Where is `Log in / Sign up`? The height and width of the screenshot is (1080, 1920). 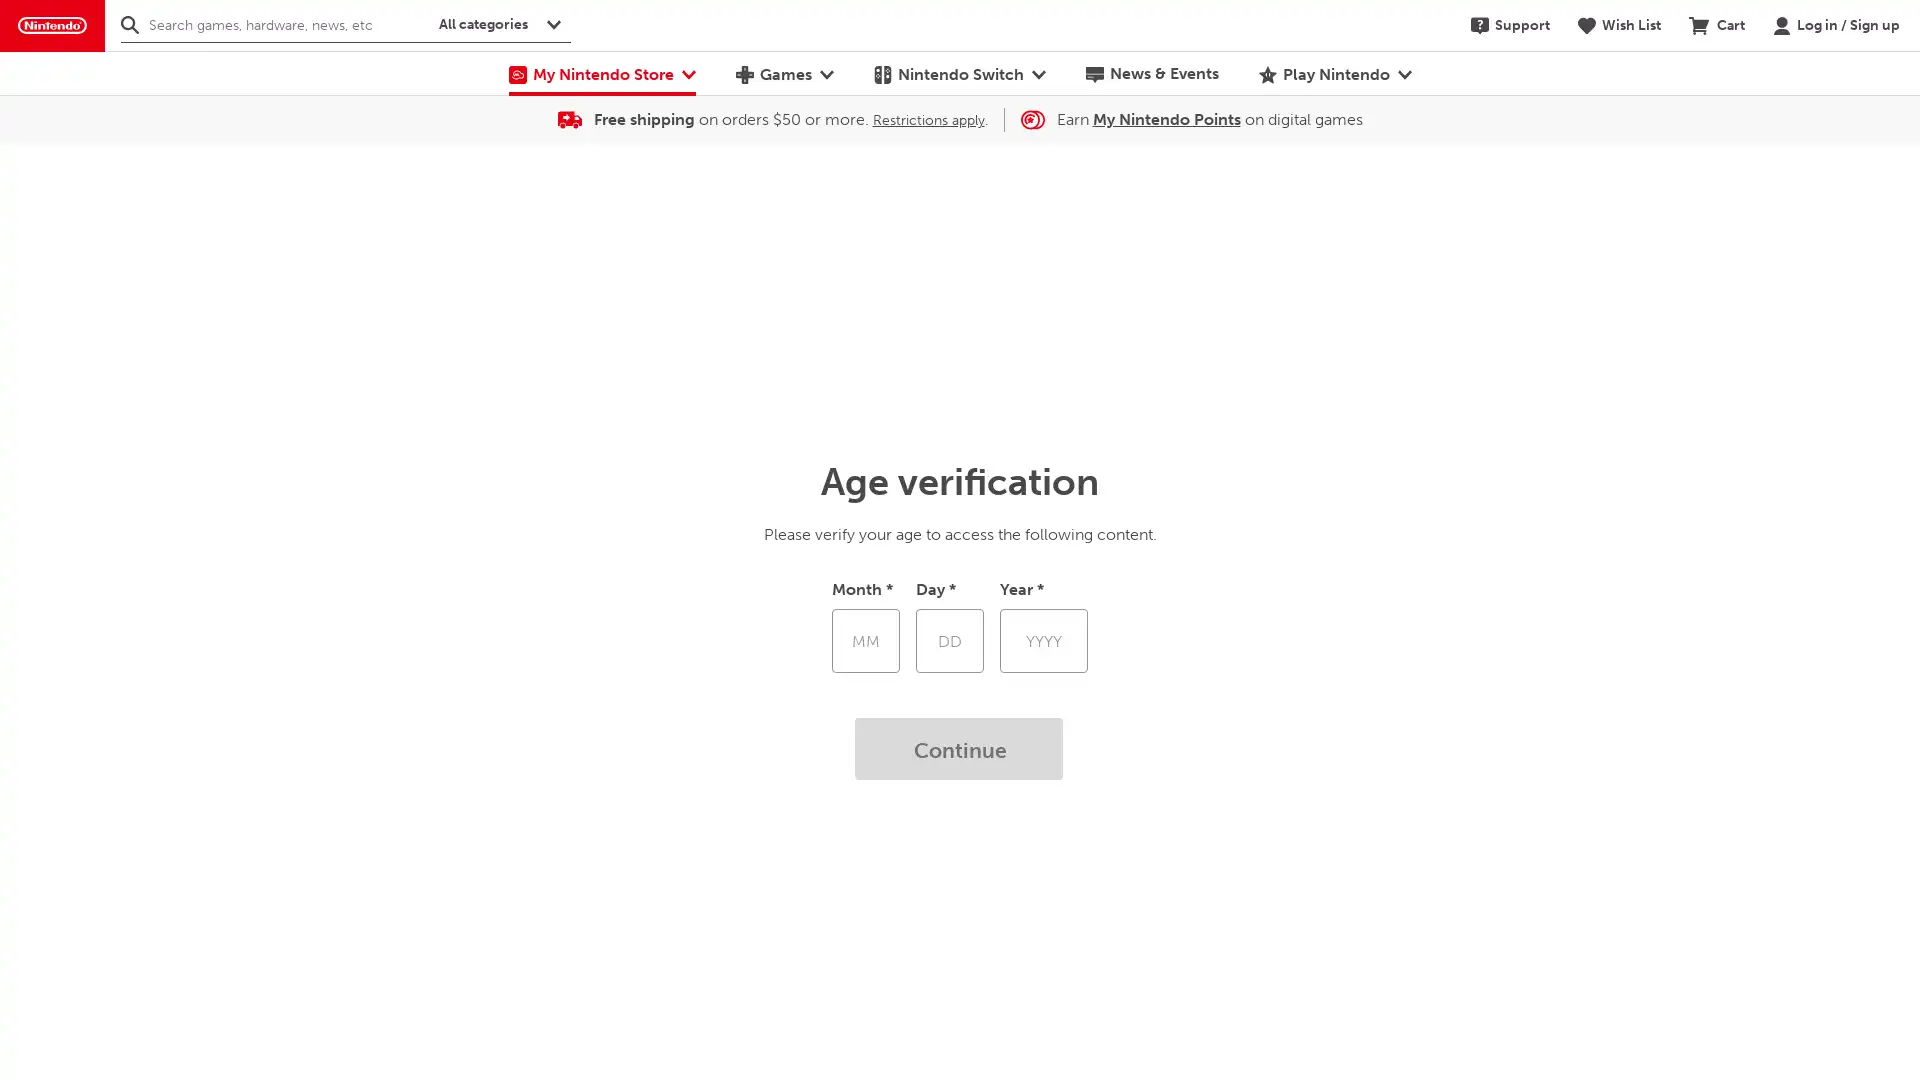
Log in / Sign up is located at coordinates (1836, 24).